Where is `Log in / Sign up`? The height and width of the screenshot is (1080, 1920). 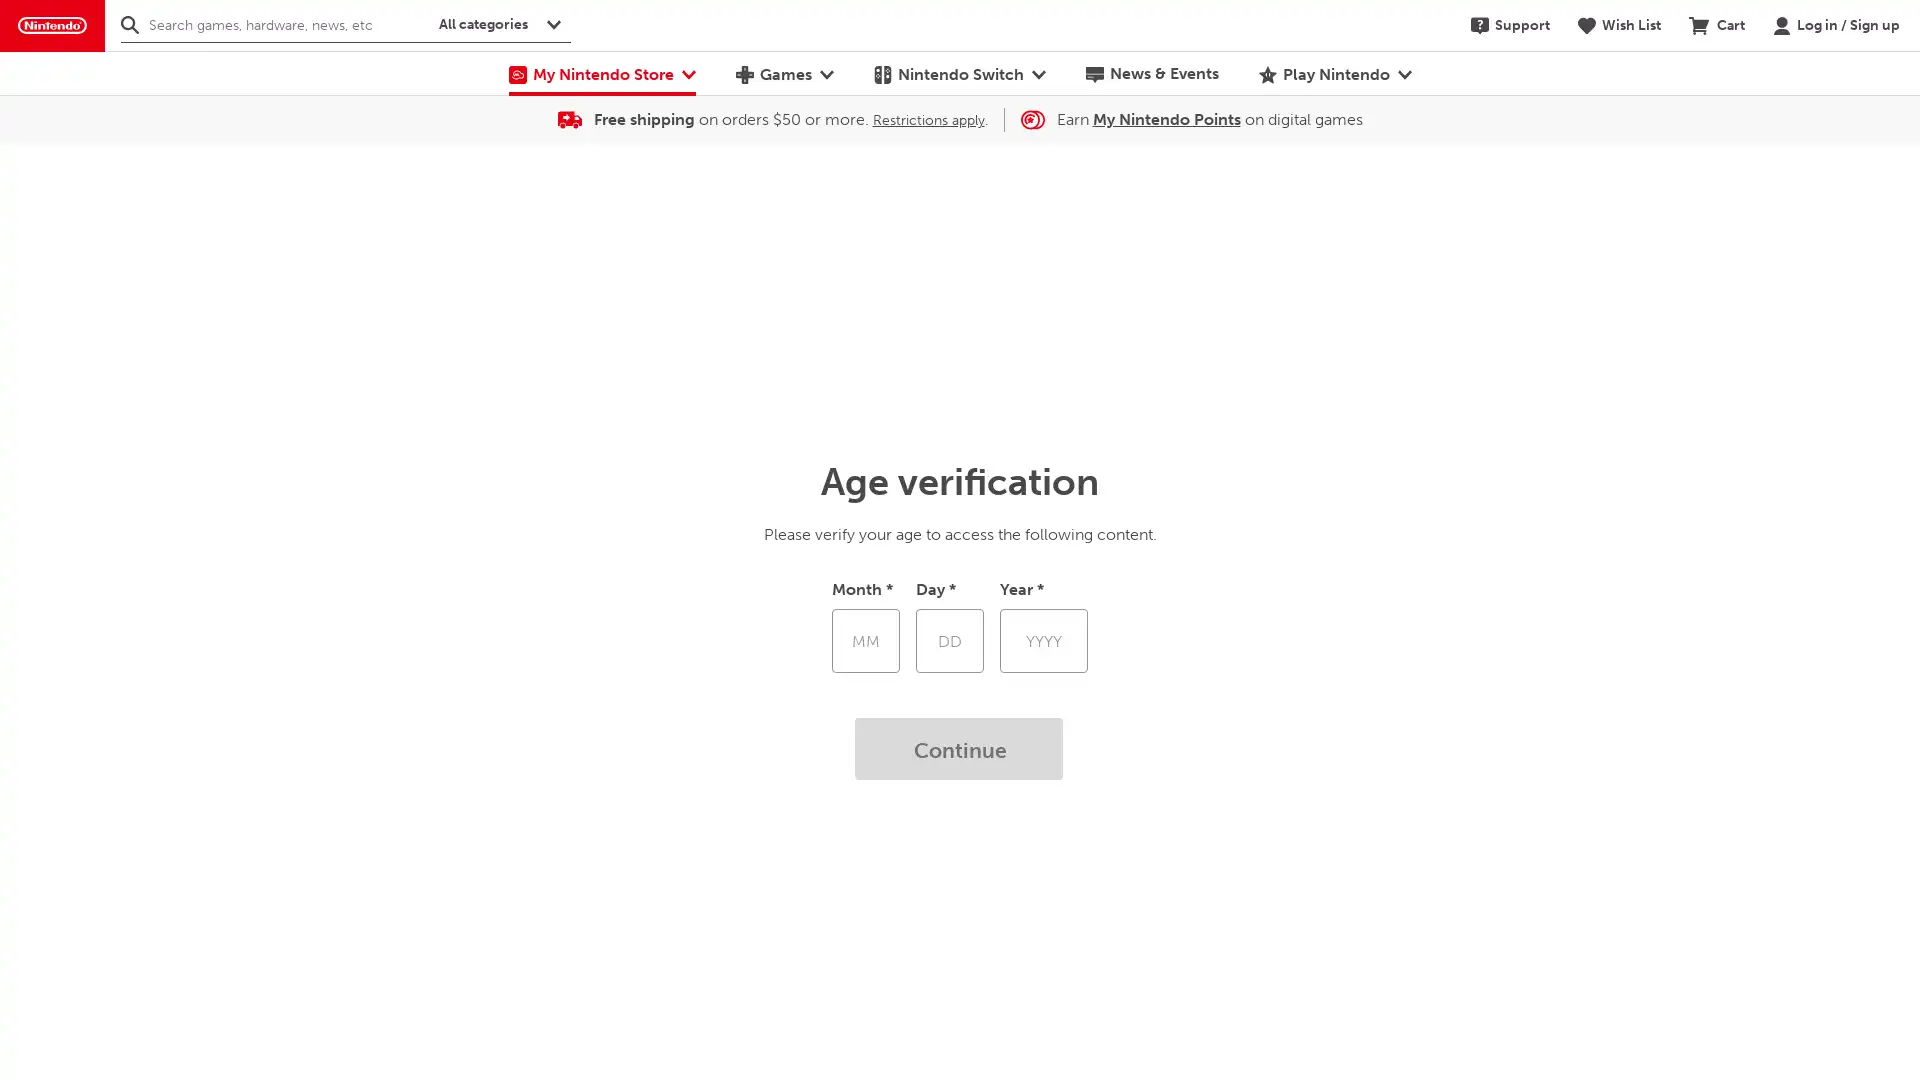
Log in / Sign up is located at coordinates (1836, 24).